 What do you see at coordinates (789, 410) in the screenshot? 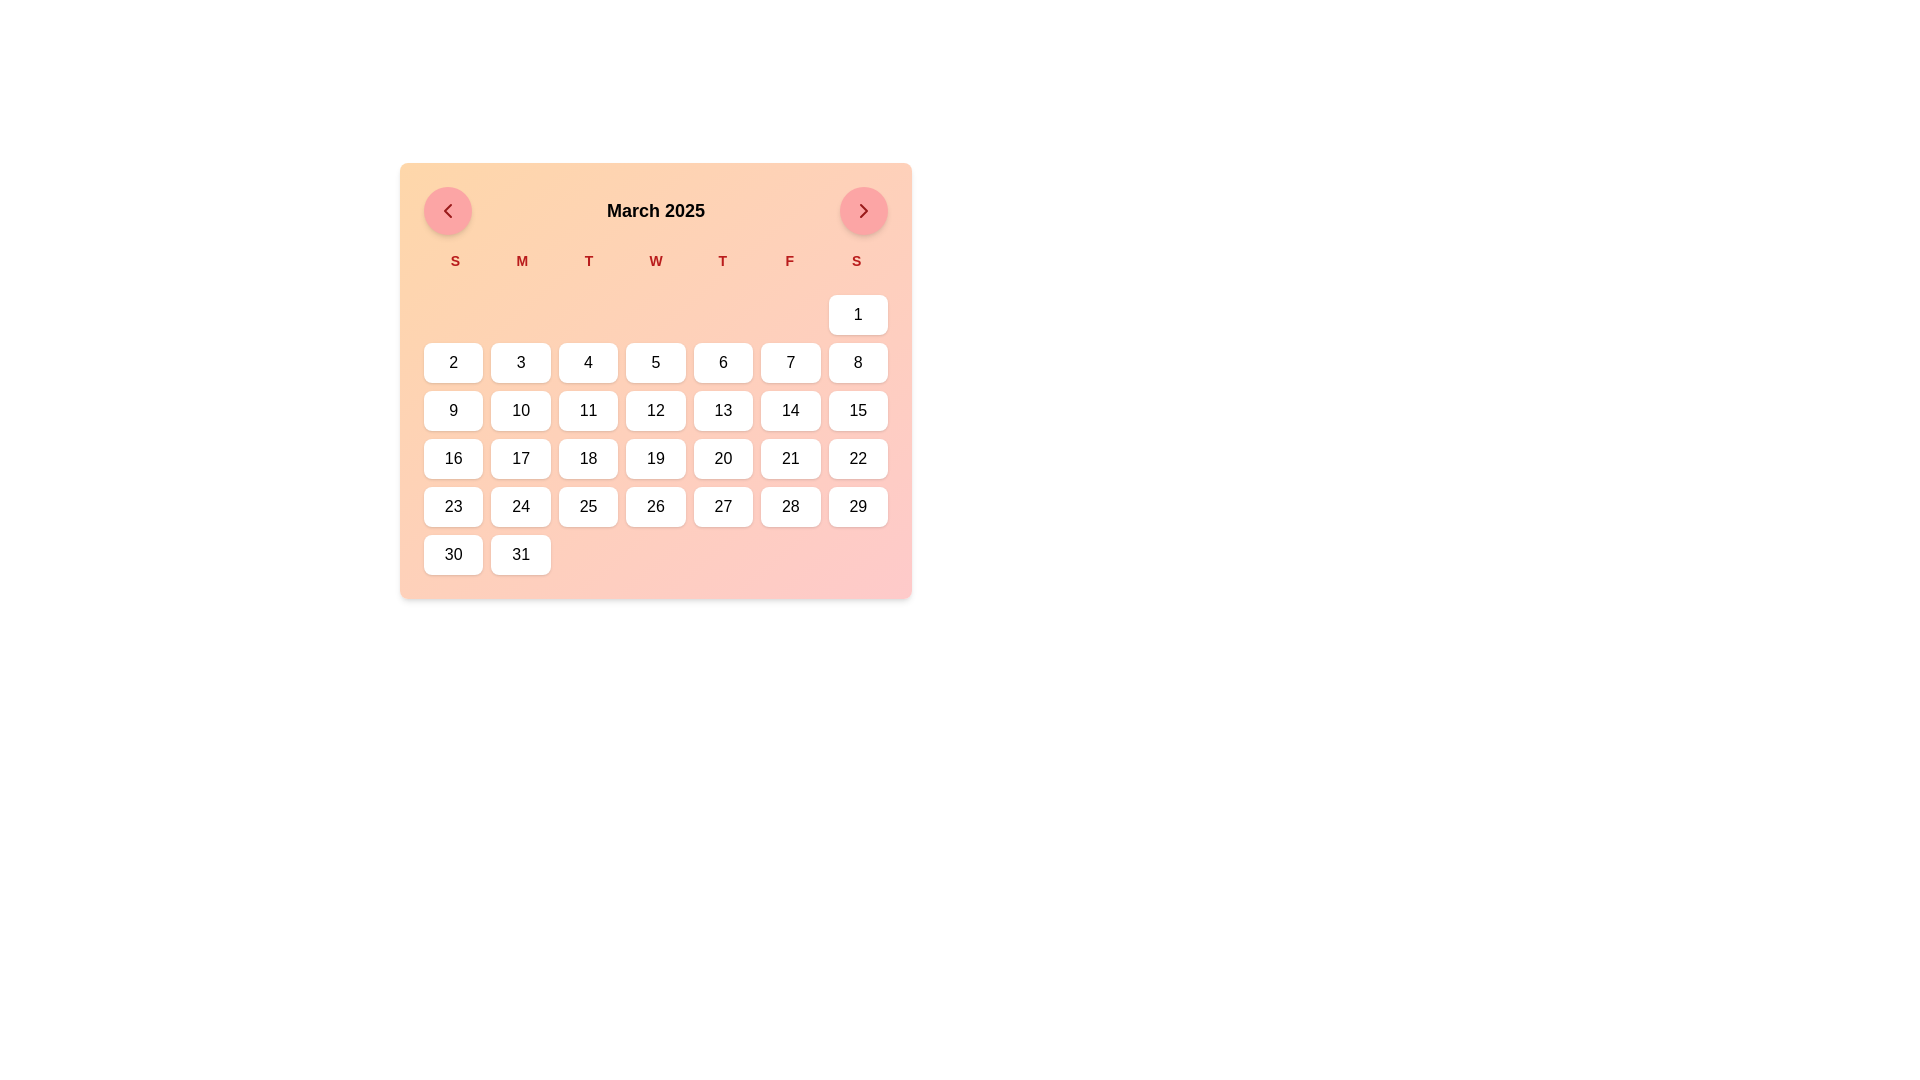
I see `the button representing the 14th day of March within the calendar interface to navigate` at bounding box center [789, 410].